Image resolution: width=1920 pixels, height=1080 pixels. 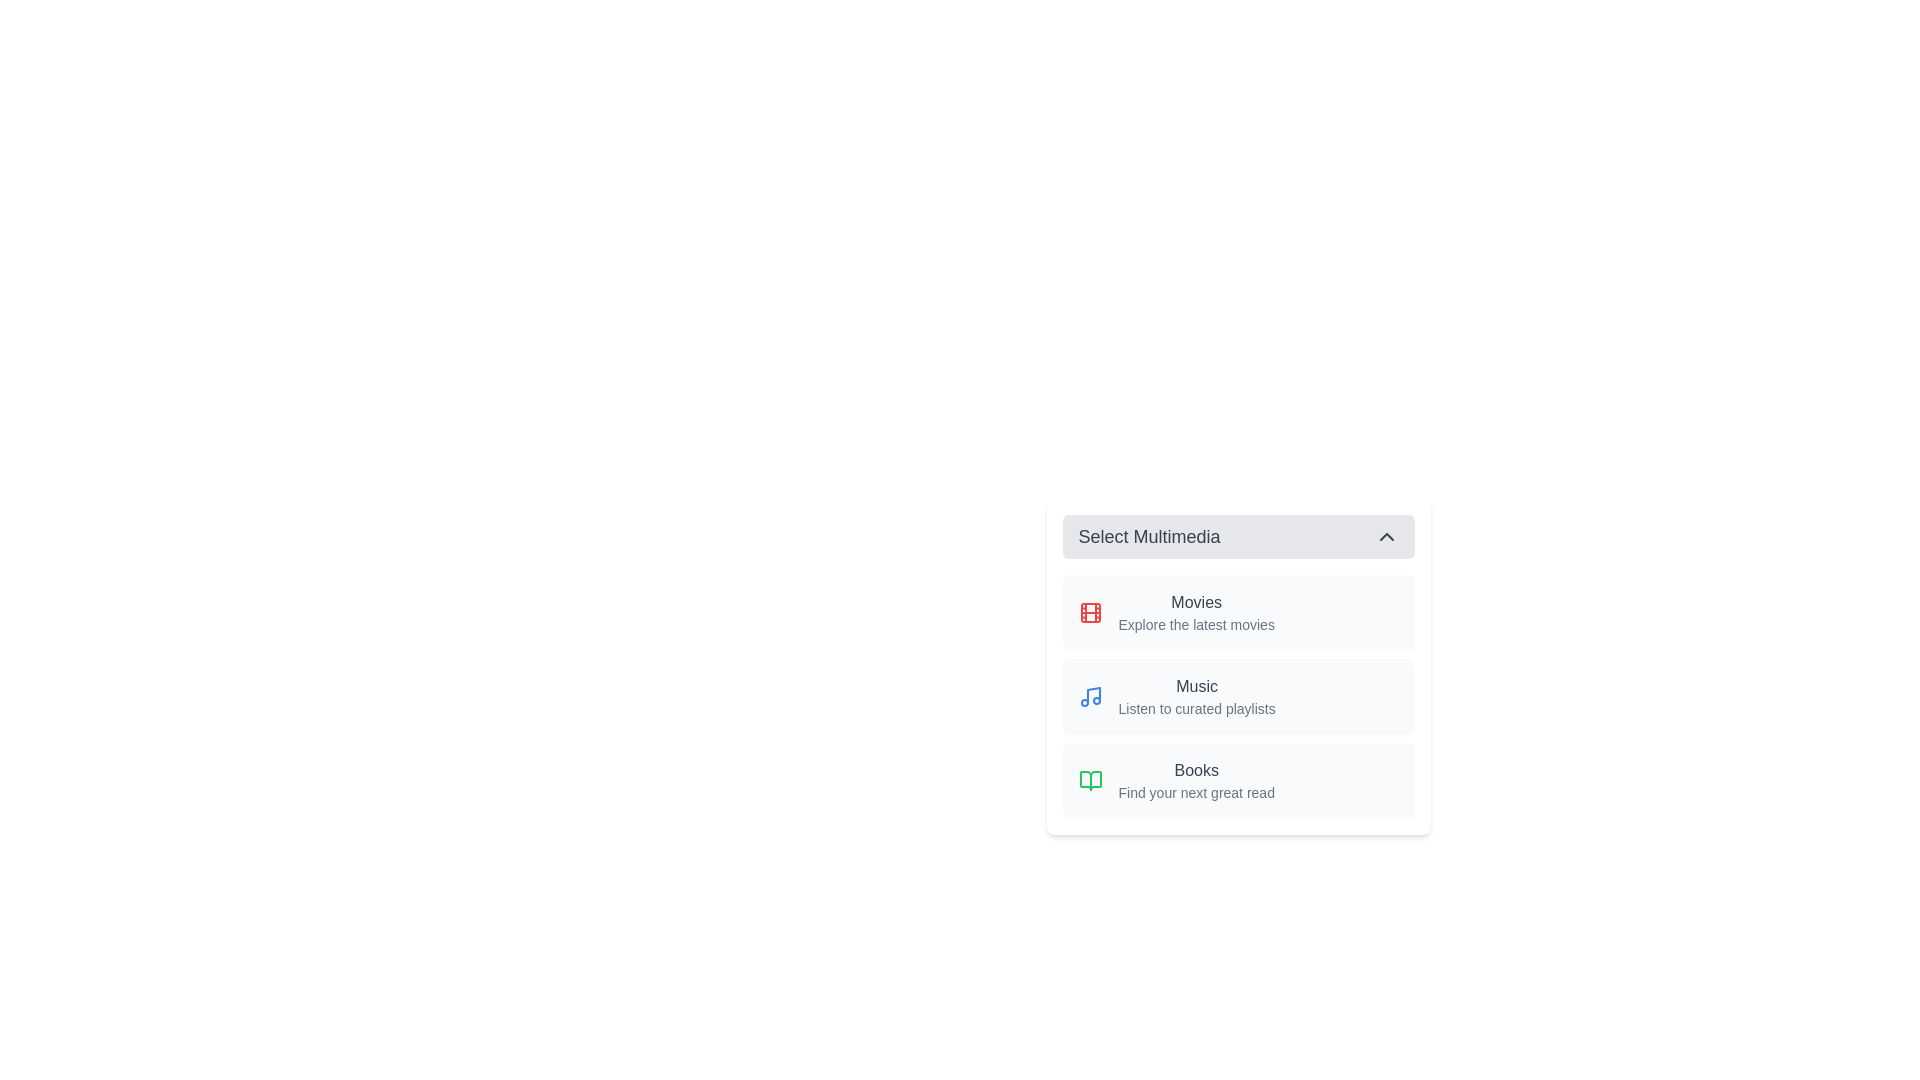 I want to click on the text element that reads 'Listen to curated playlists', which is styled in a small gray font and located directly beneath the 'Music' label in the 'Select Multimedia' panel, so click(x=1197, y=708).